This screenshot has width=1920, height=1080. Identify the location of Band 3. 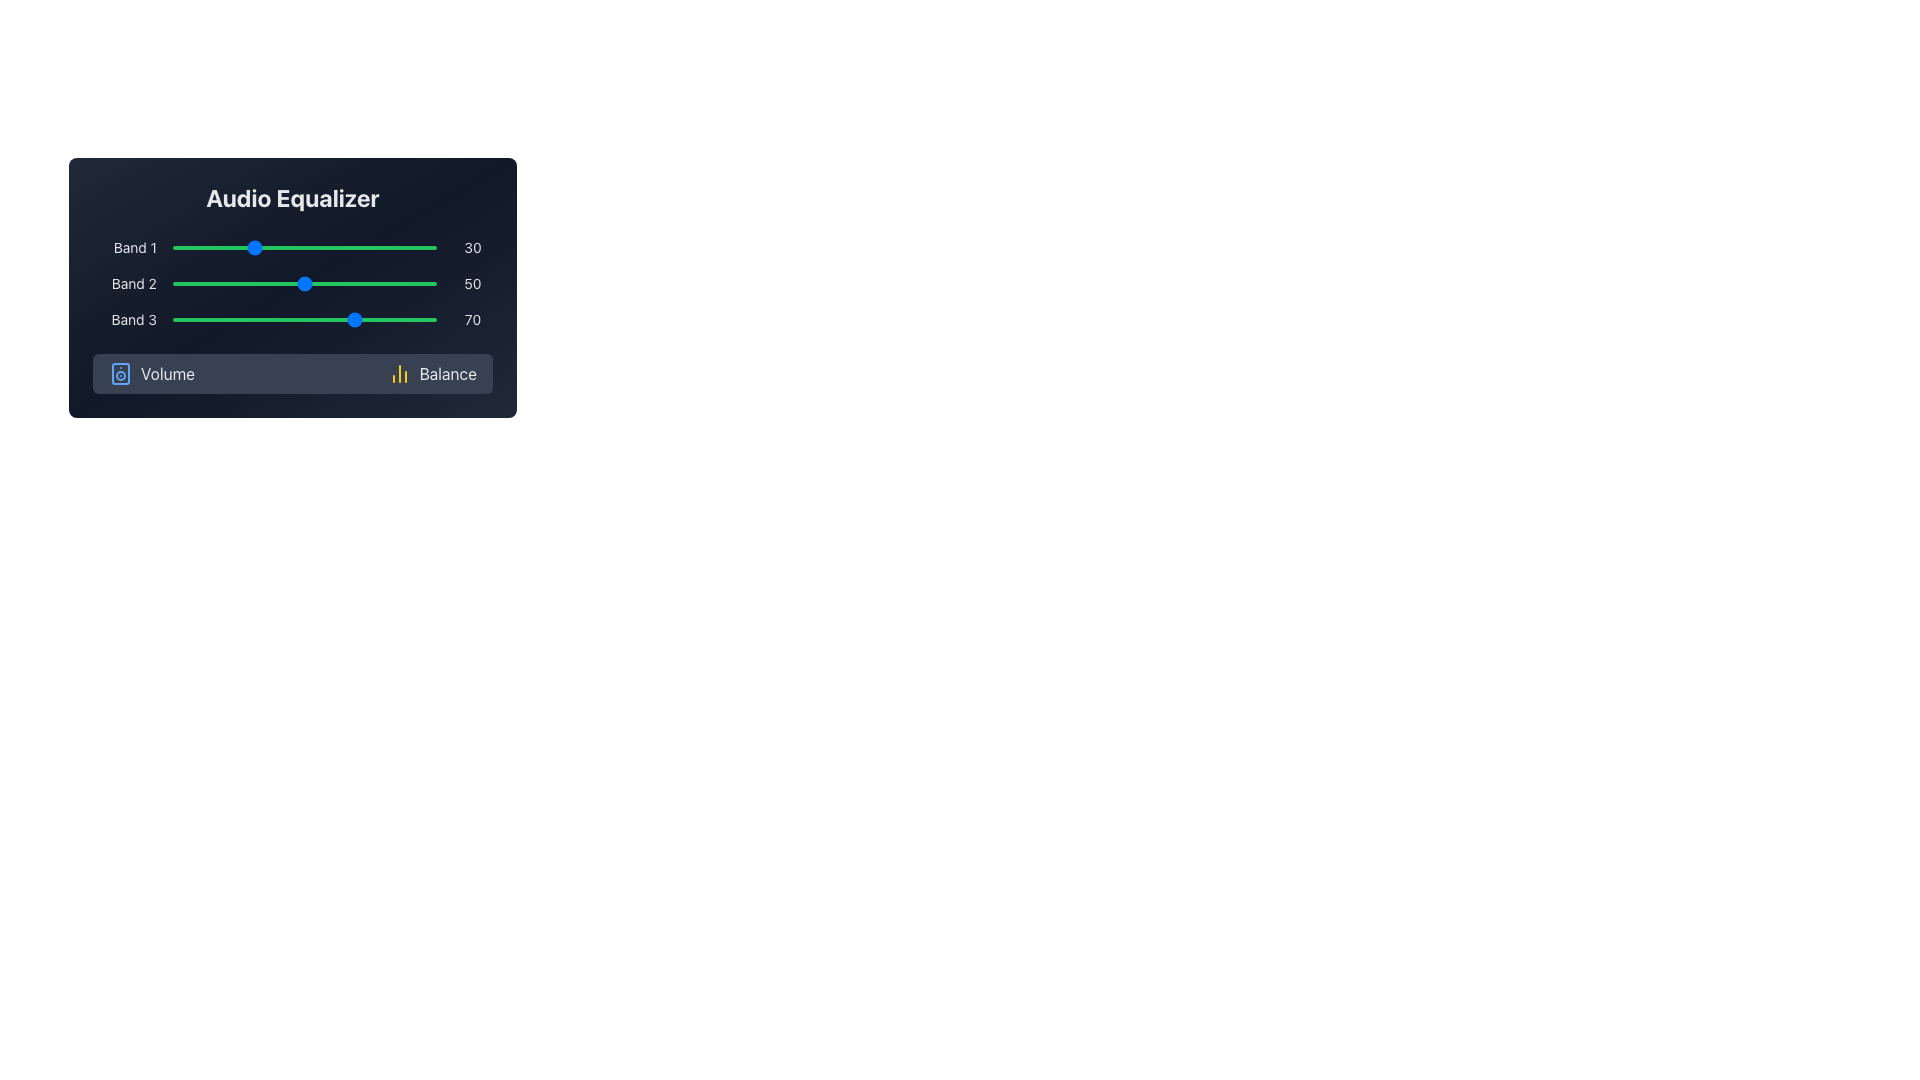
(285, 319).